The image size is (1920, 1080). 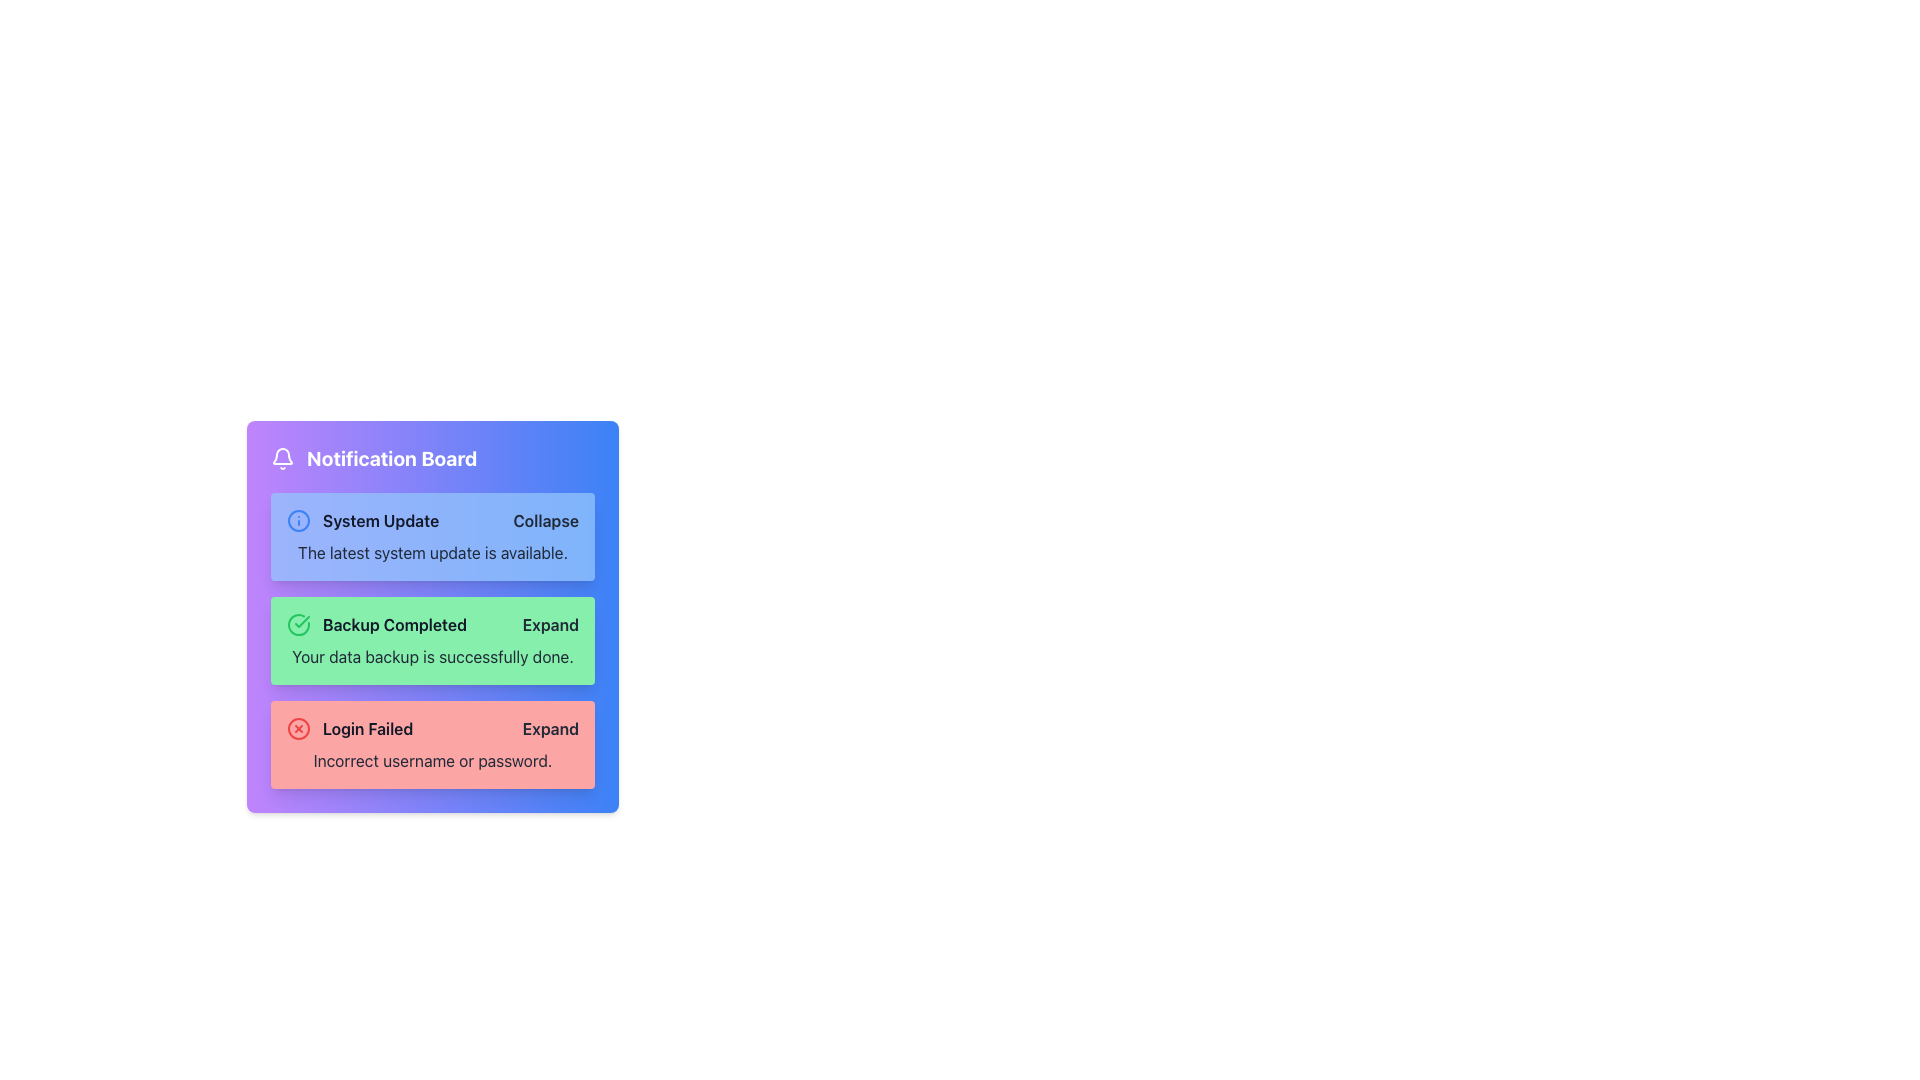 What do you see at coordinates (297, 729) in the screenshot?
I see `the Circular SVG graphical element that indicates an error in the 'Login Failed' notification card located at the bottom of the notification board` at bounding box center [297, 729].